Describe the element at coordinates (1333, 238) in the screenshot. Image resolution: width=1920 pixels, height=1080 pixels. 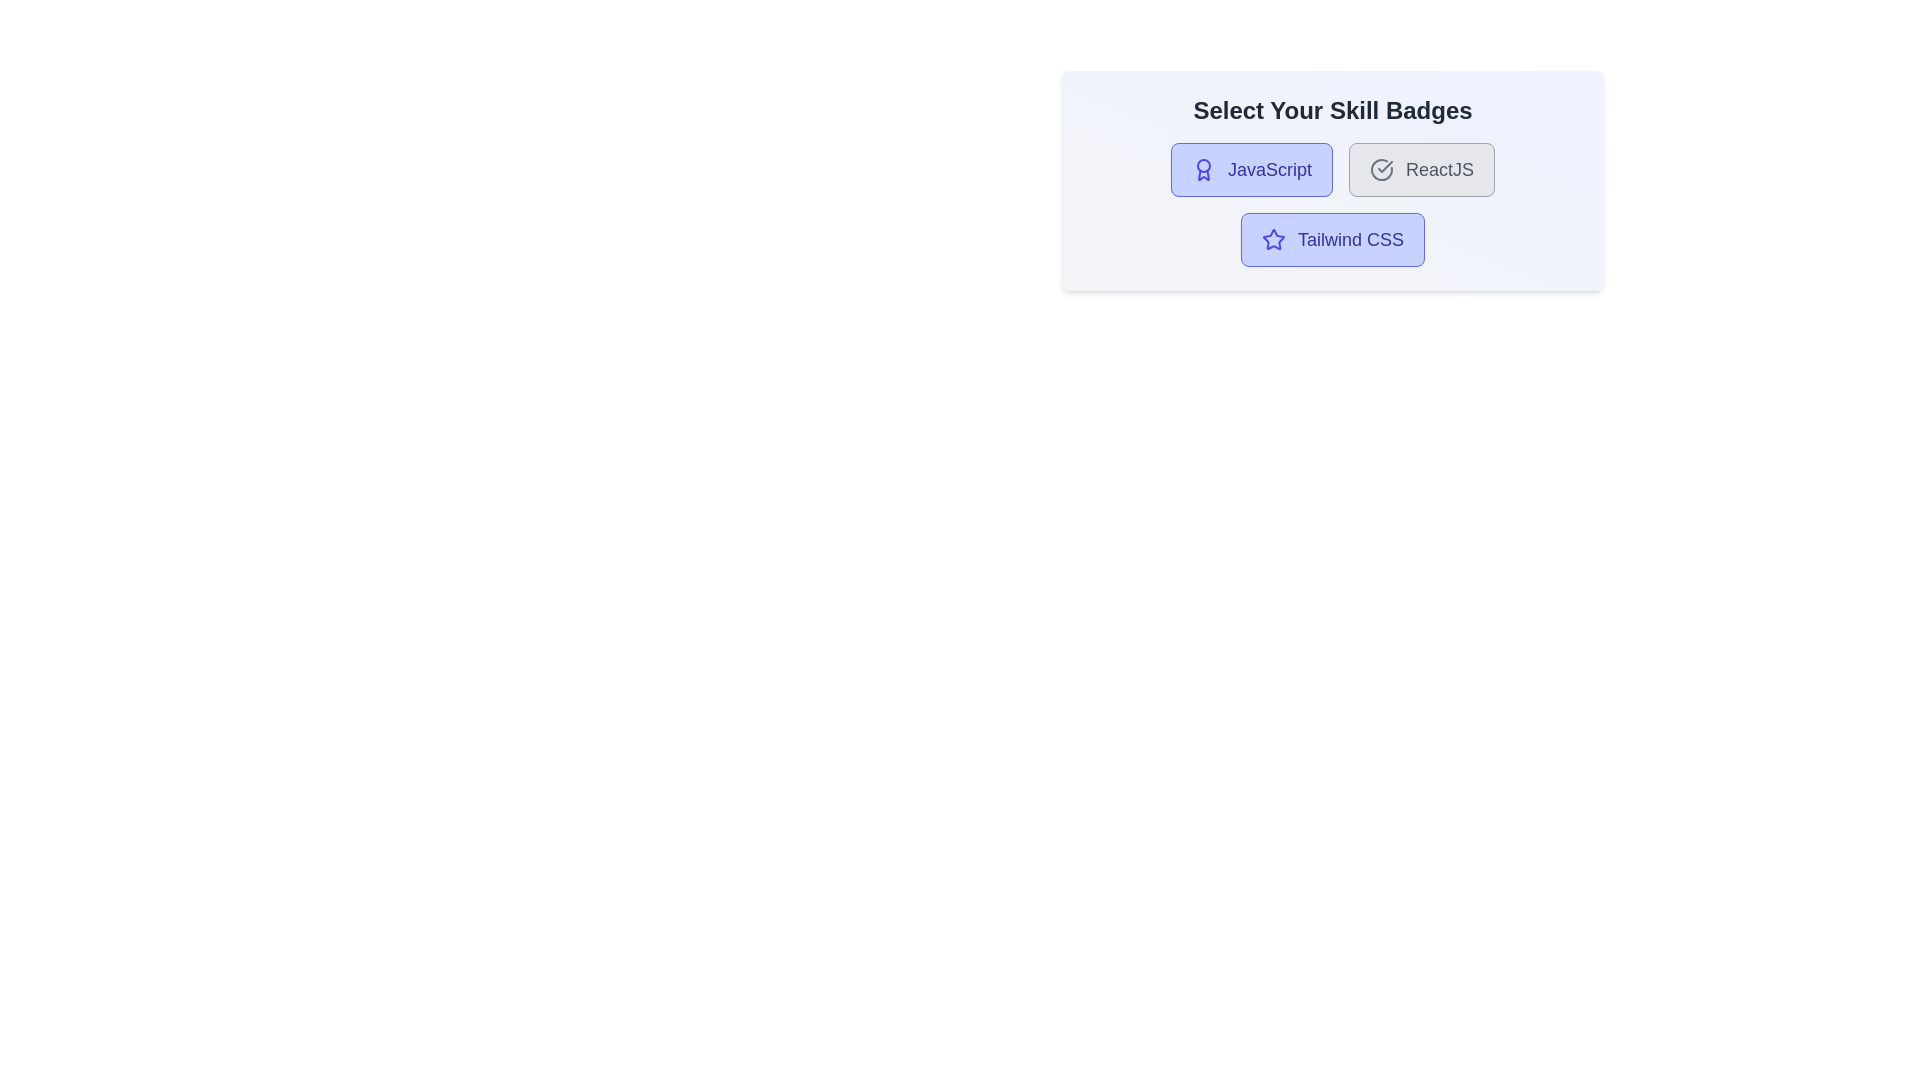
I see `the skill badge Tailwind CSS` at that location.